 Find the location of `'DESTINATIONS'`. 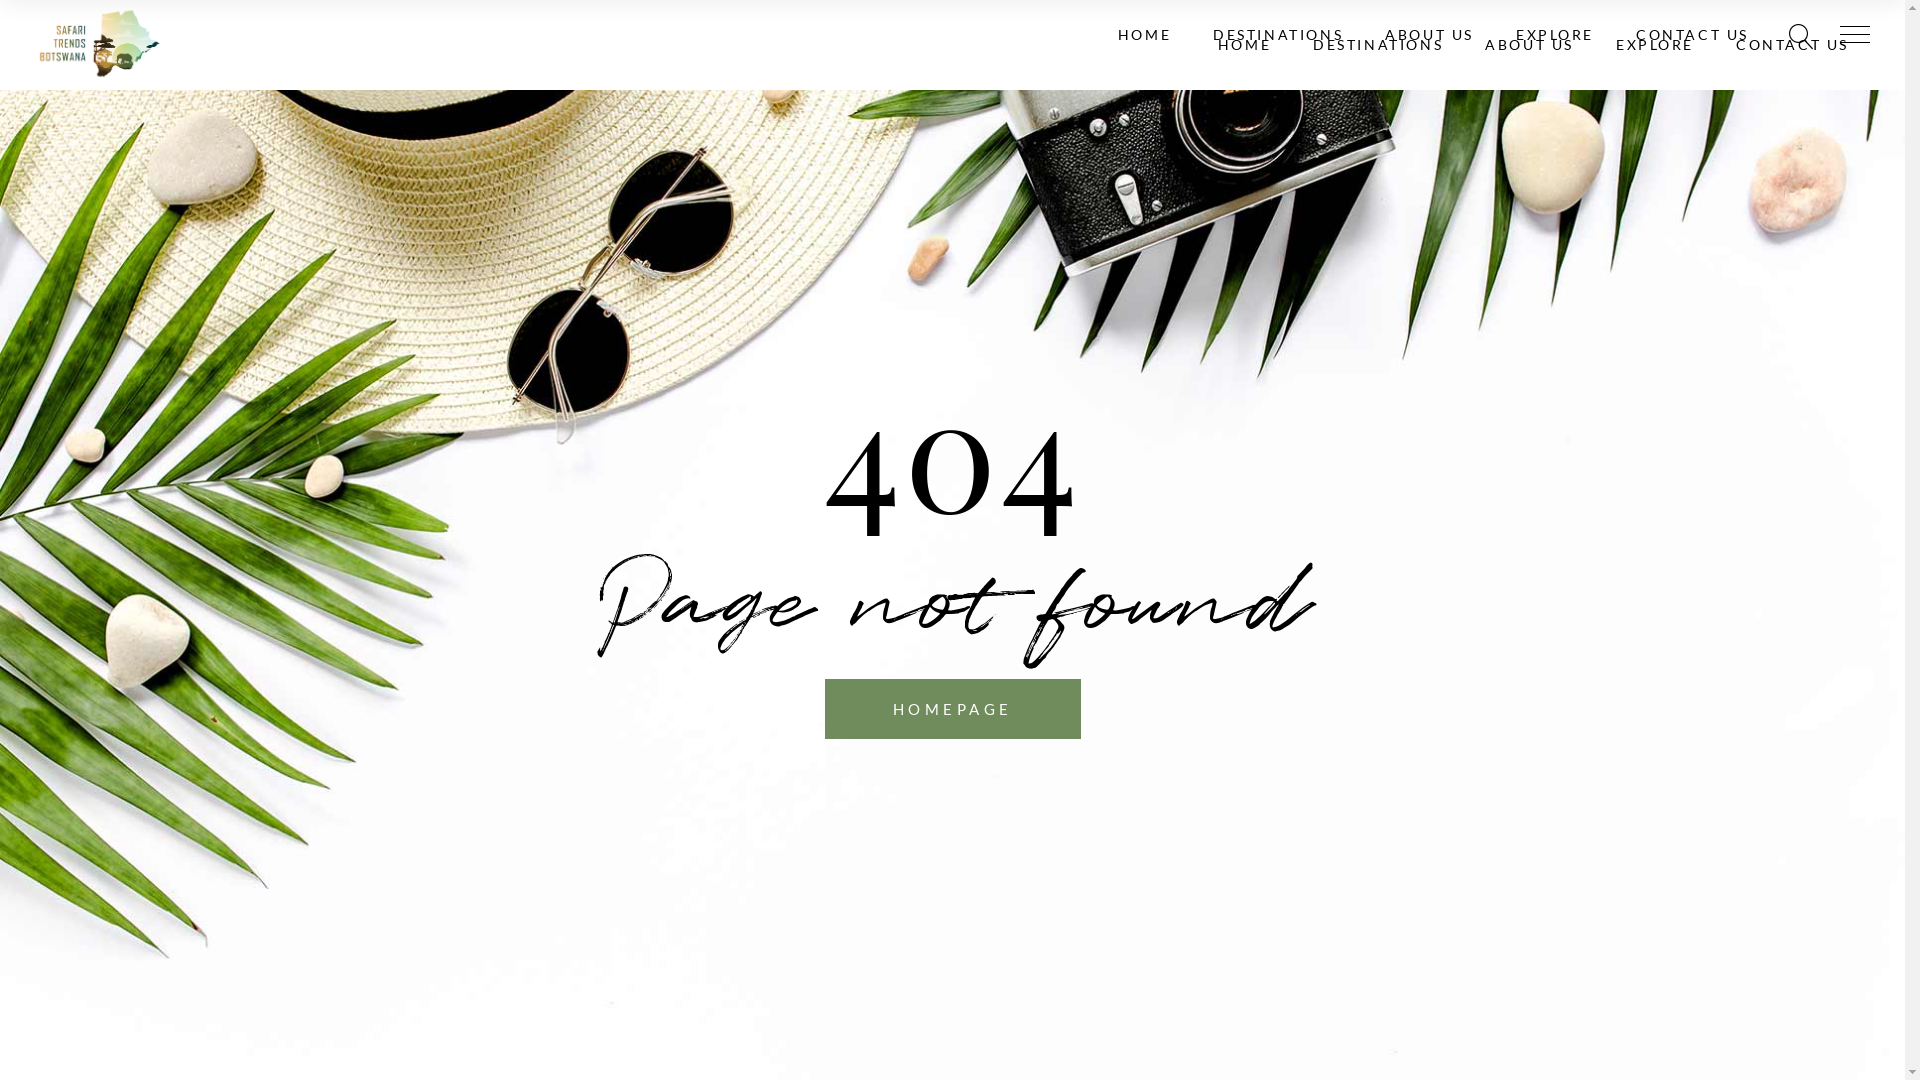

'DESTINATIONS' is located at coordinates (1276, 34).